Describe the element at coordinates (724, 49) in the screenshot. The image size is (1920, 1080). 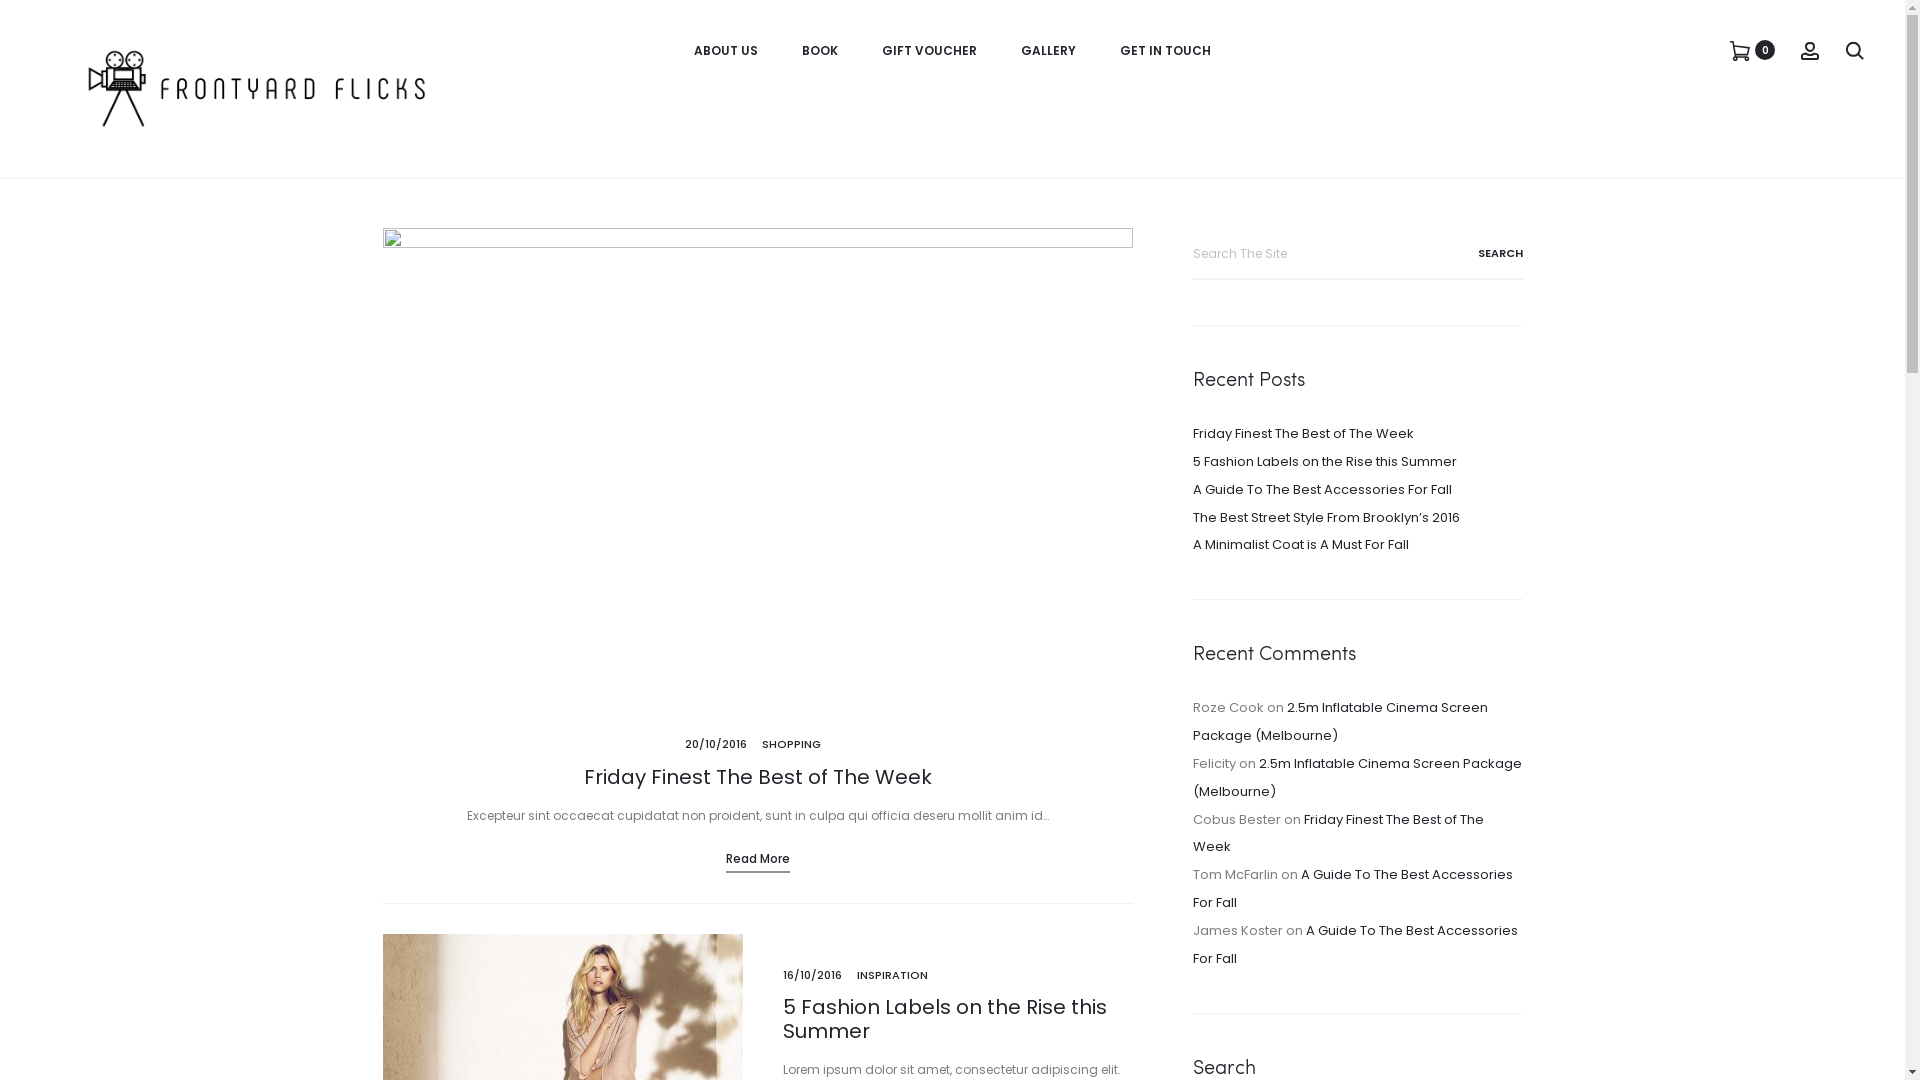
I see `'ABOUT US'` at that location.